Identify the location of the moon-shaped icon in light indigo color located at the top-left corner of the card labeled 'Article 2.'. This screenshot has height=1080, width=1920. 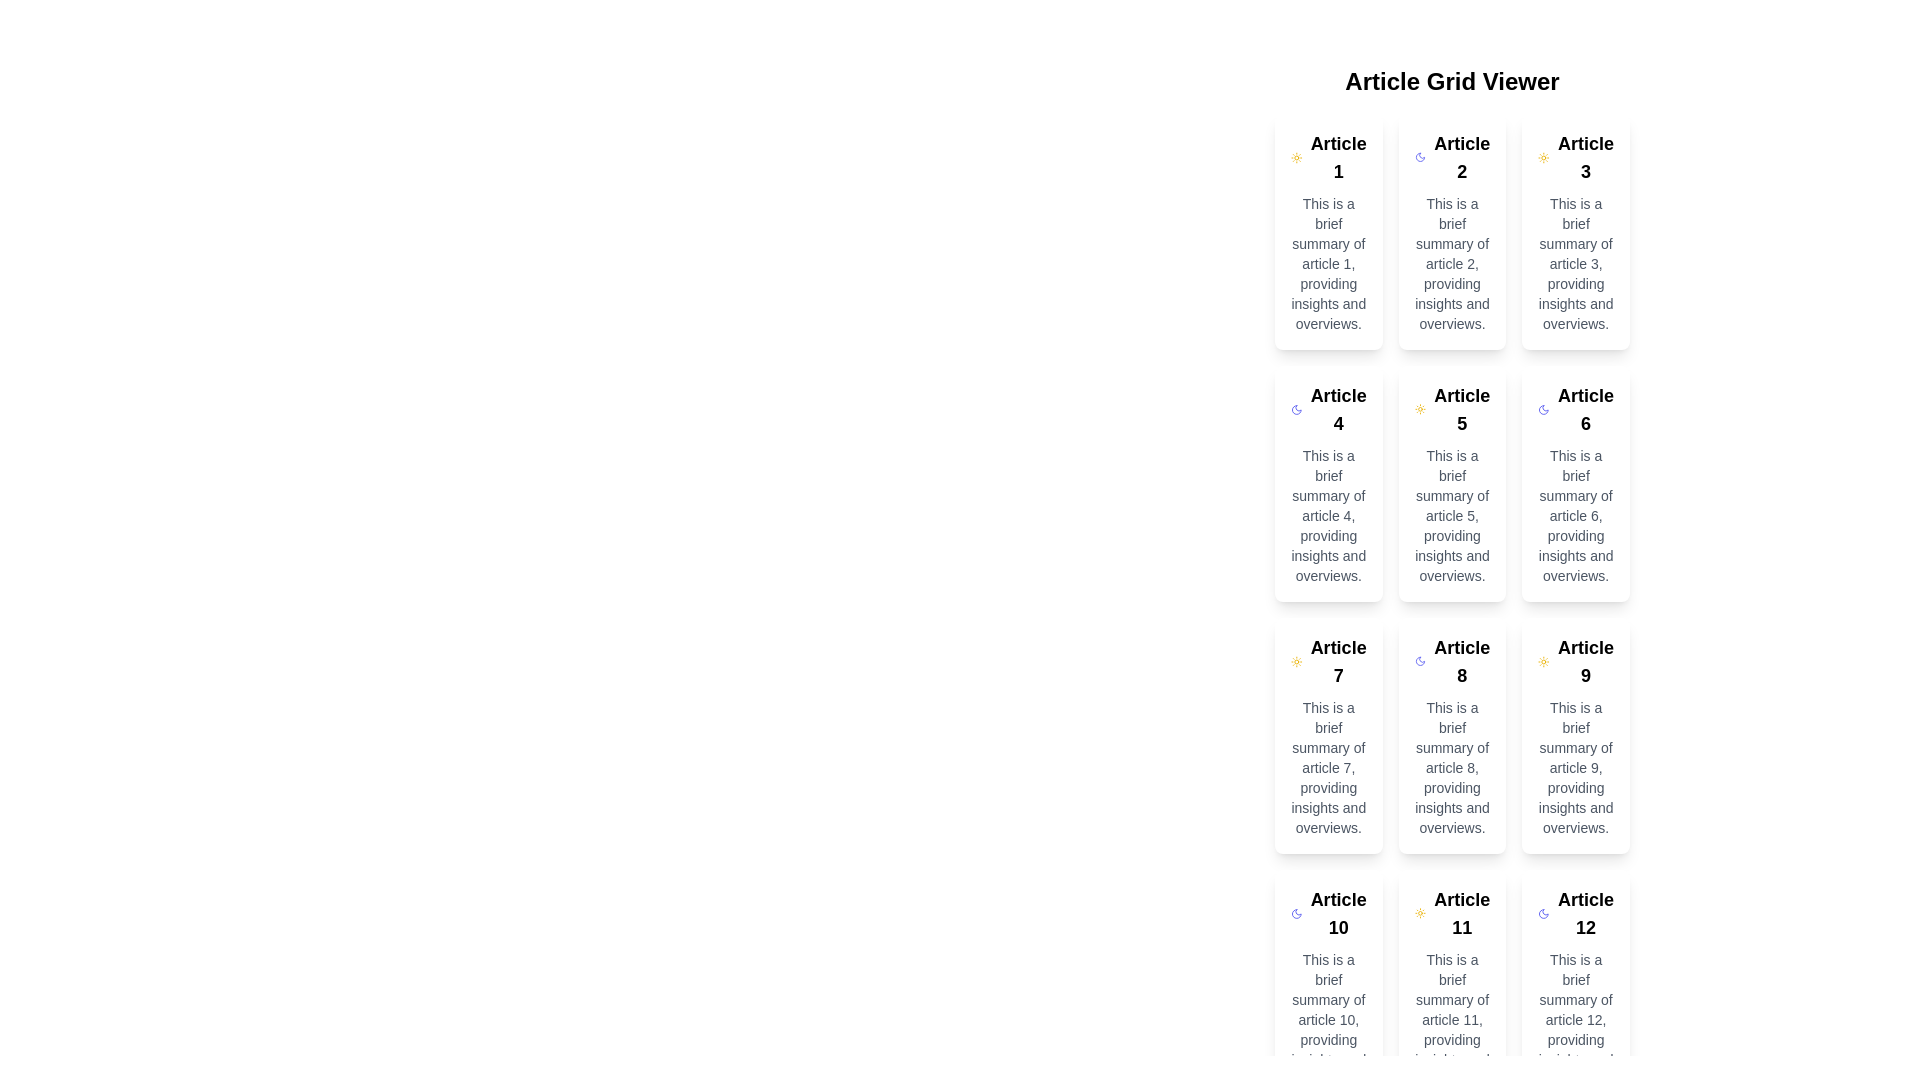
(1419, 157).